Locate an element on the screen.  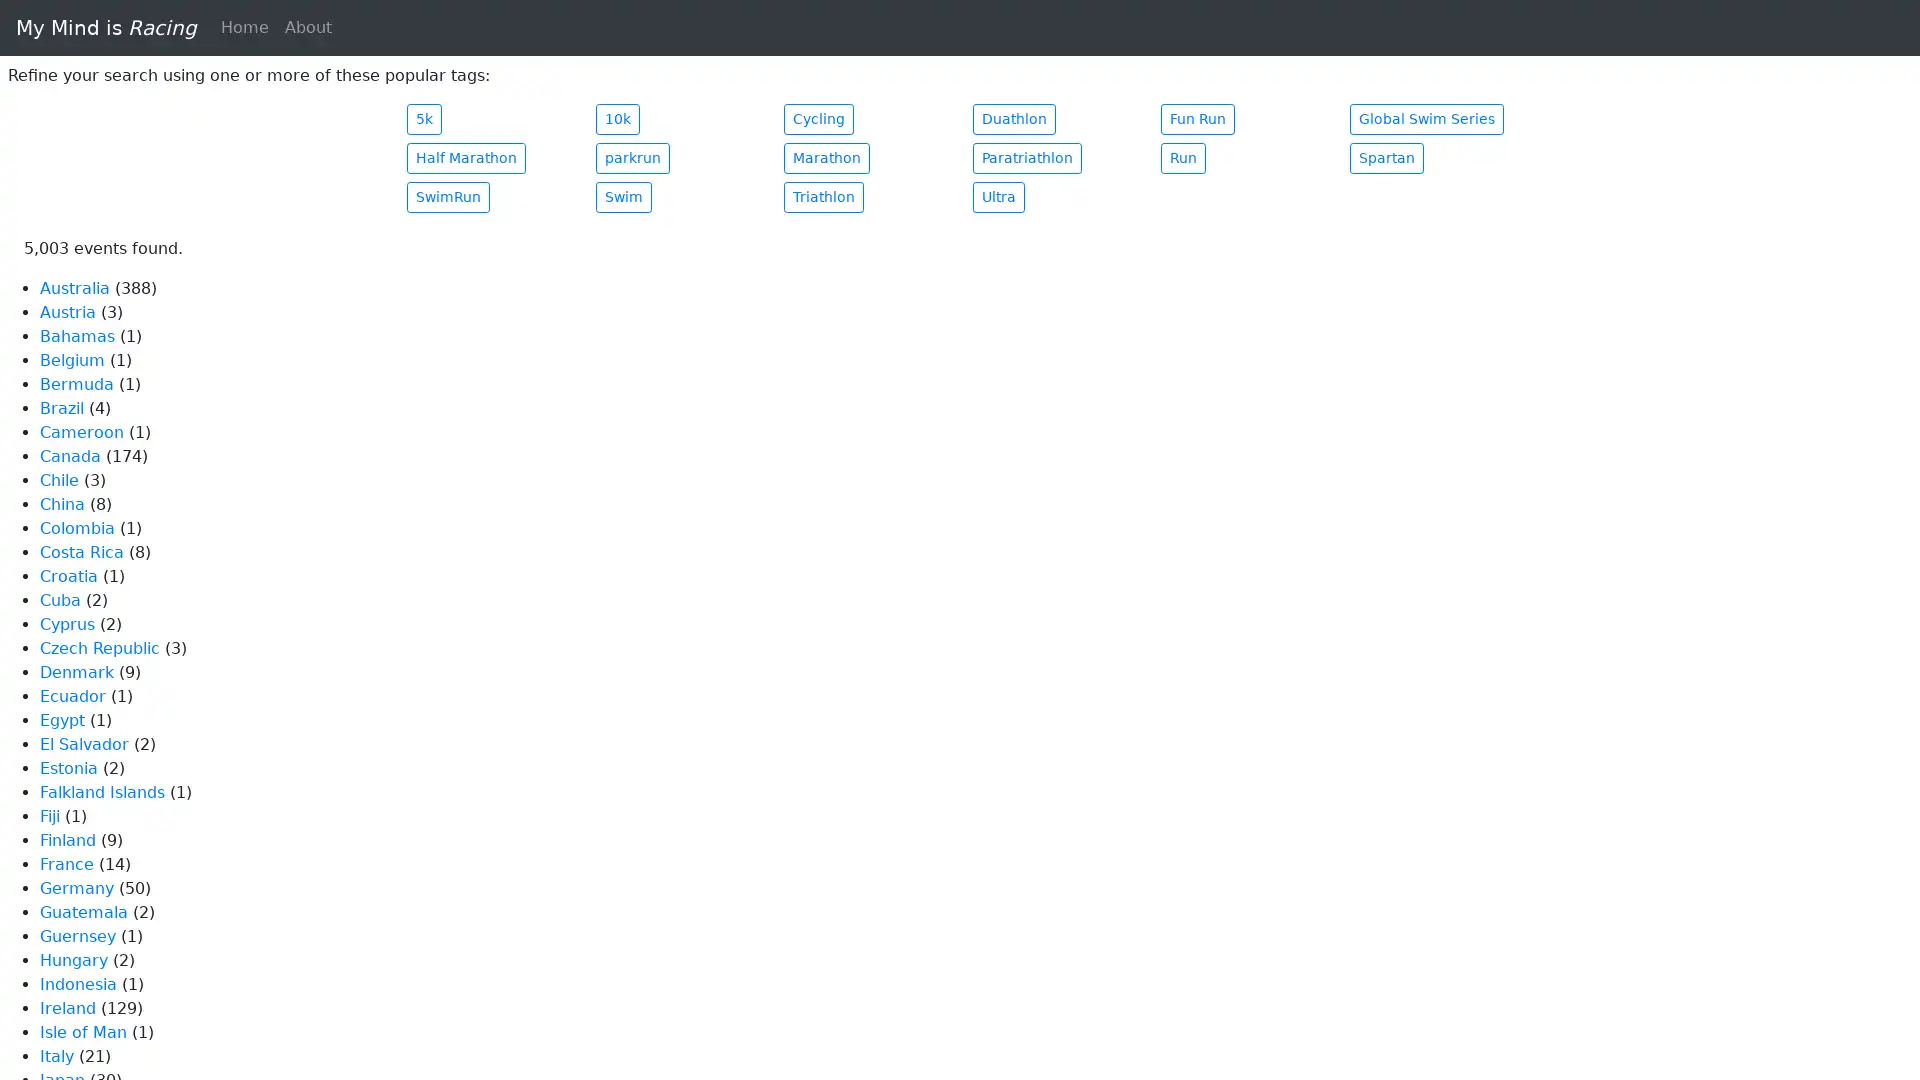
SwimRun is located at coordinates (447, 197).